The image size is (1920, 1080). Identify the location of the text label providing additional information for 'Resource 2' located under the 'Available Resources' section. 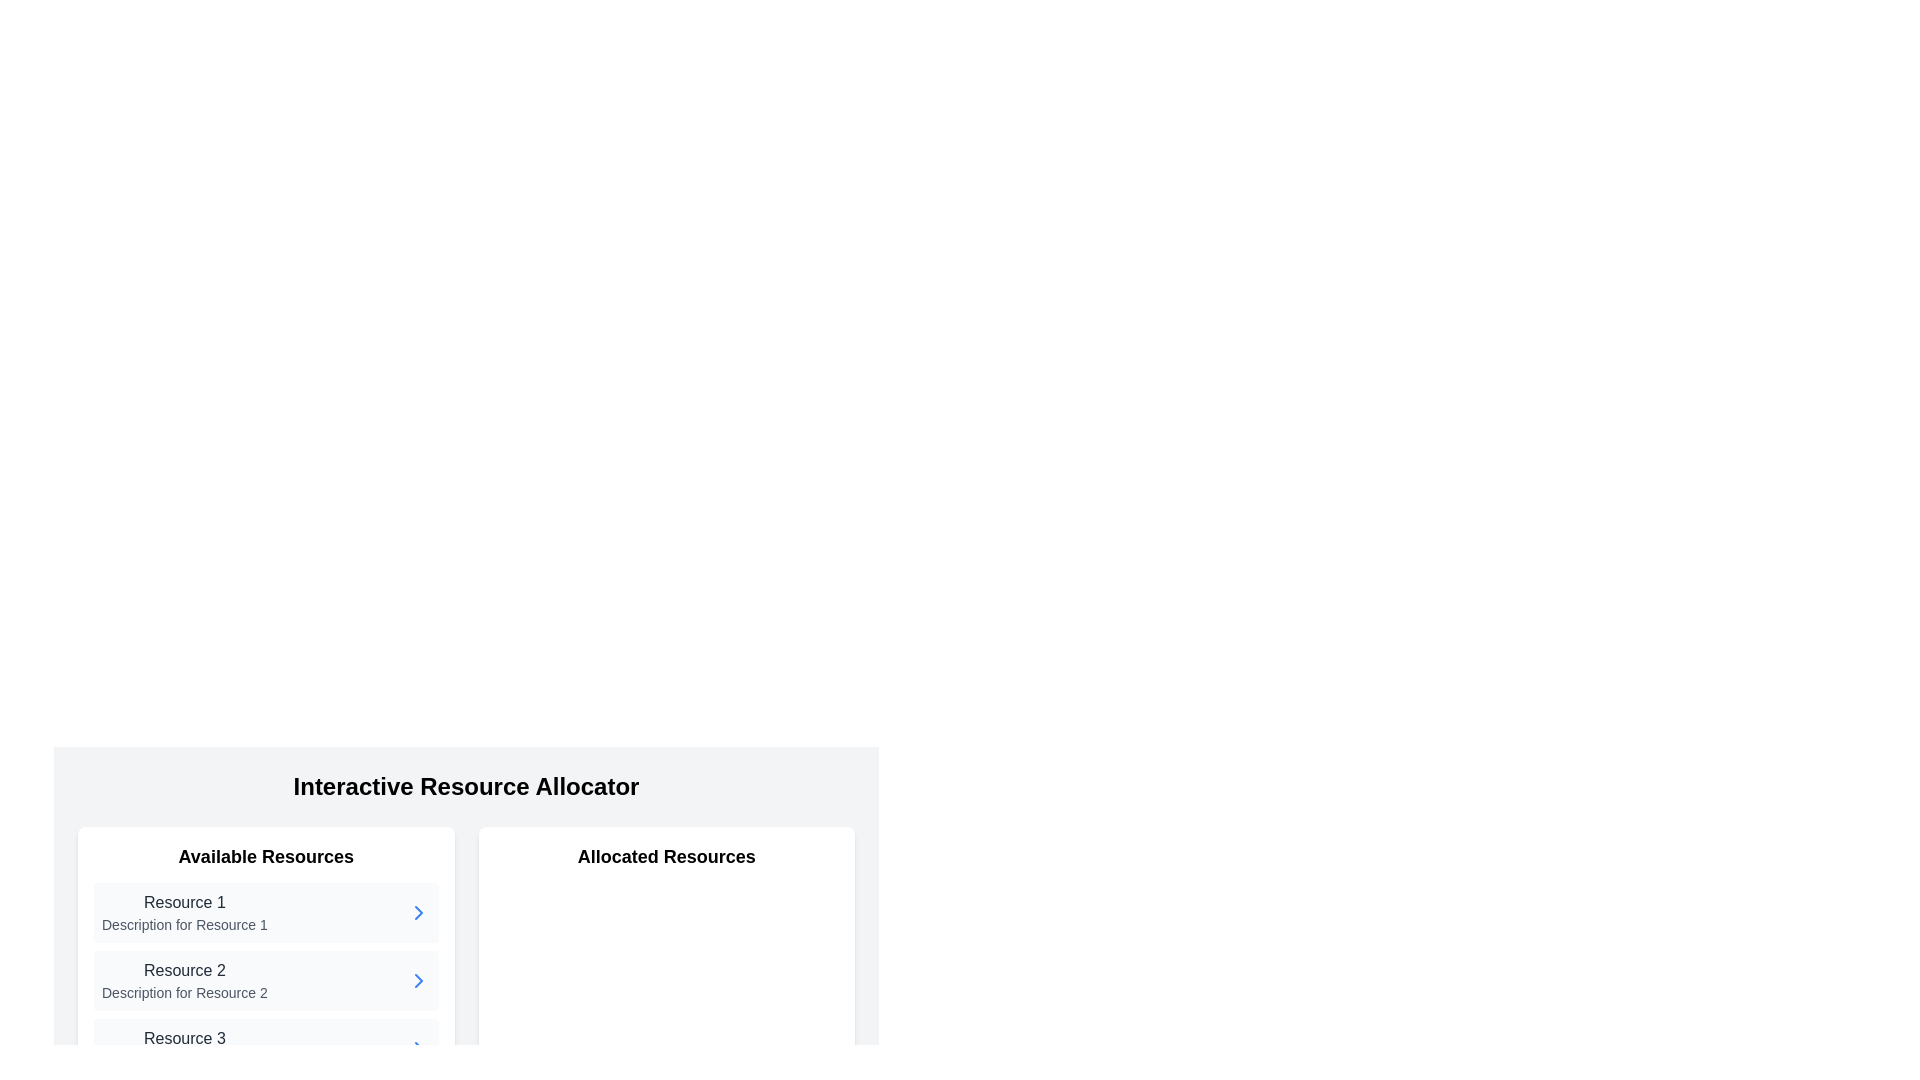
(184, 992).